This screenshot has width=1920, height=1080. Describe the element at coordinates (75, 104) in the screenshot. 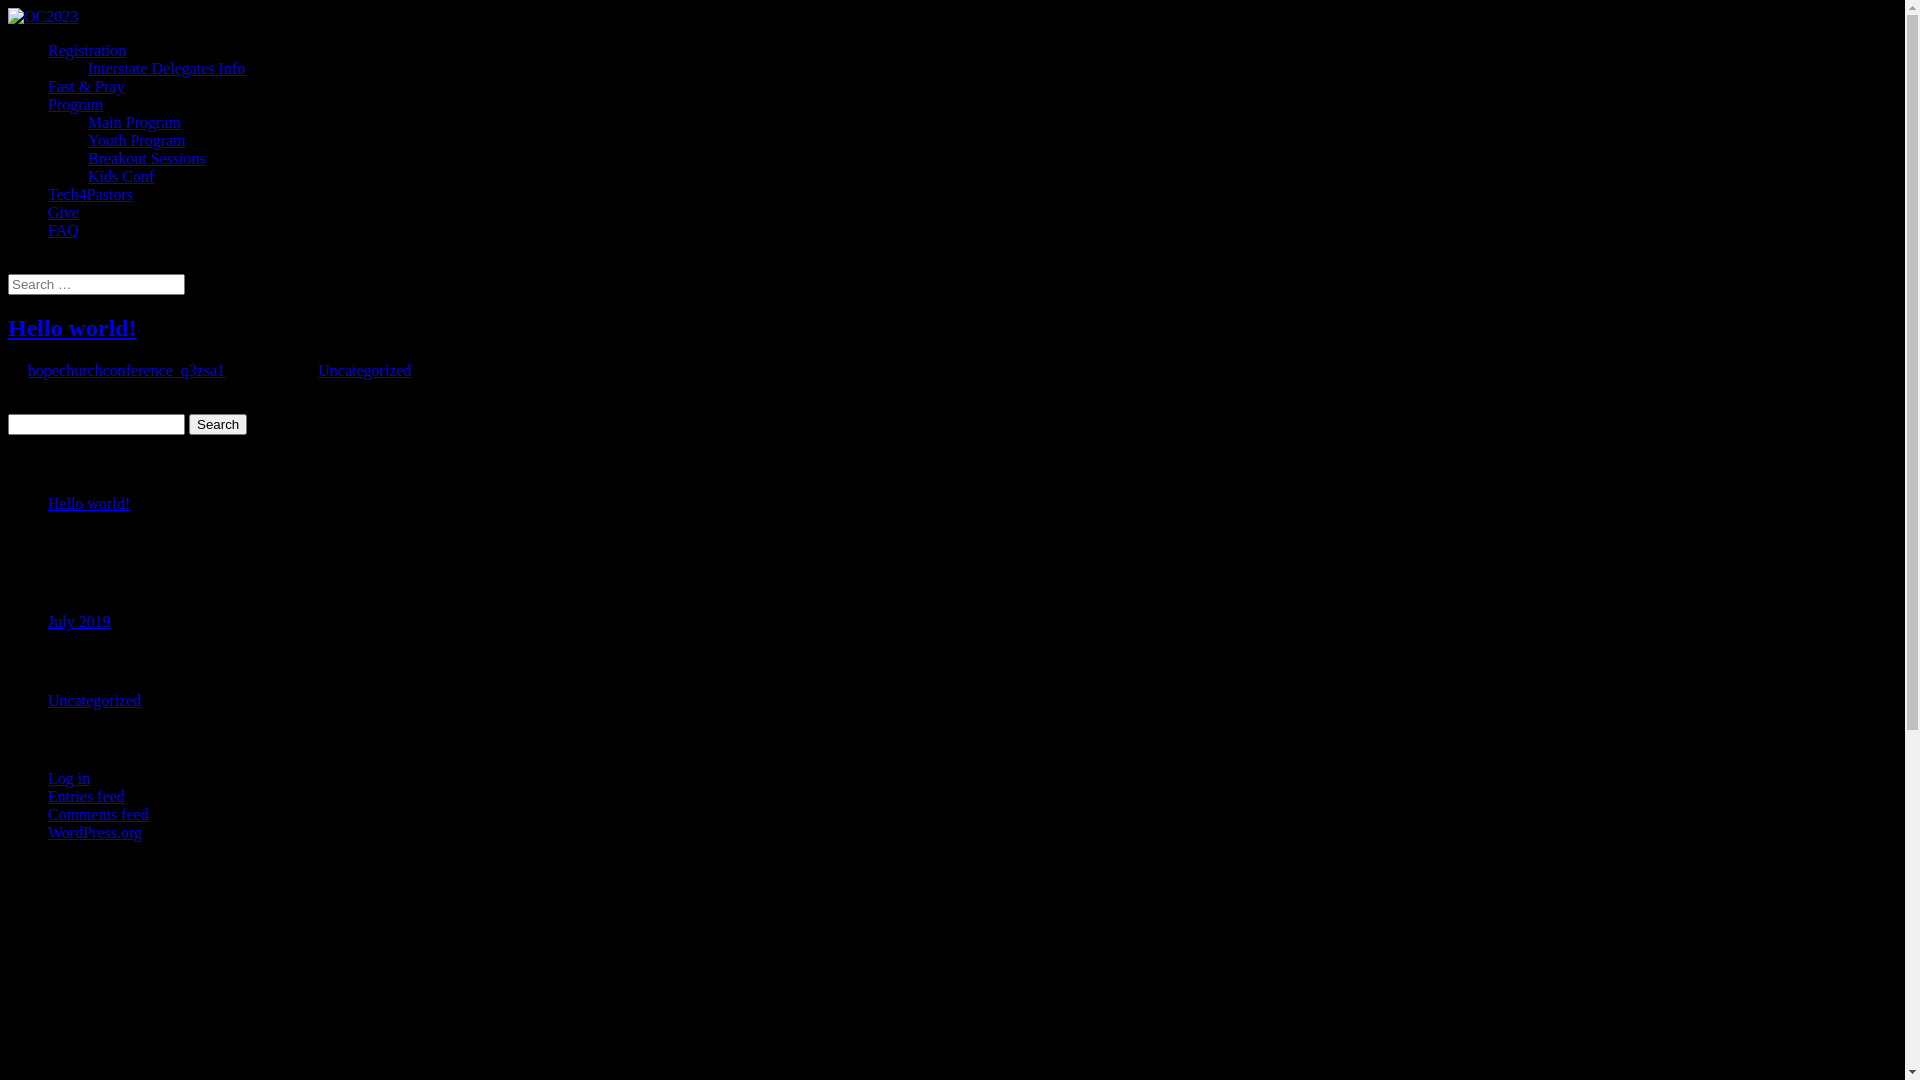

I see `'Program'` at that location.